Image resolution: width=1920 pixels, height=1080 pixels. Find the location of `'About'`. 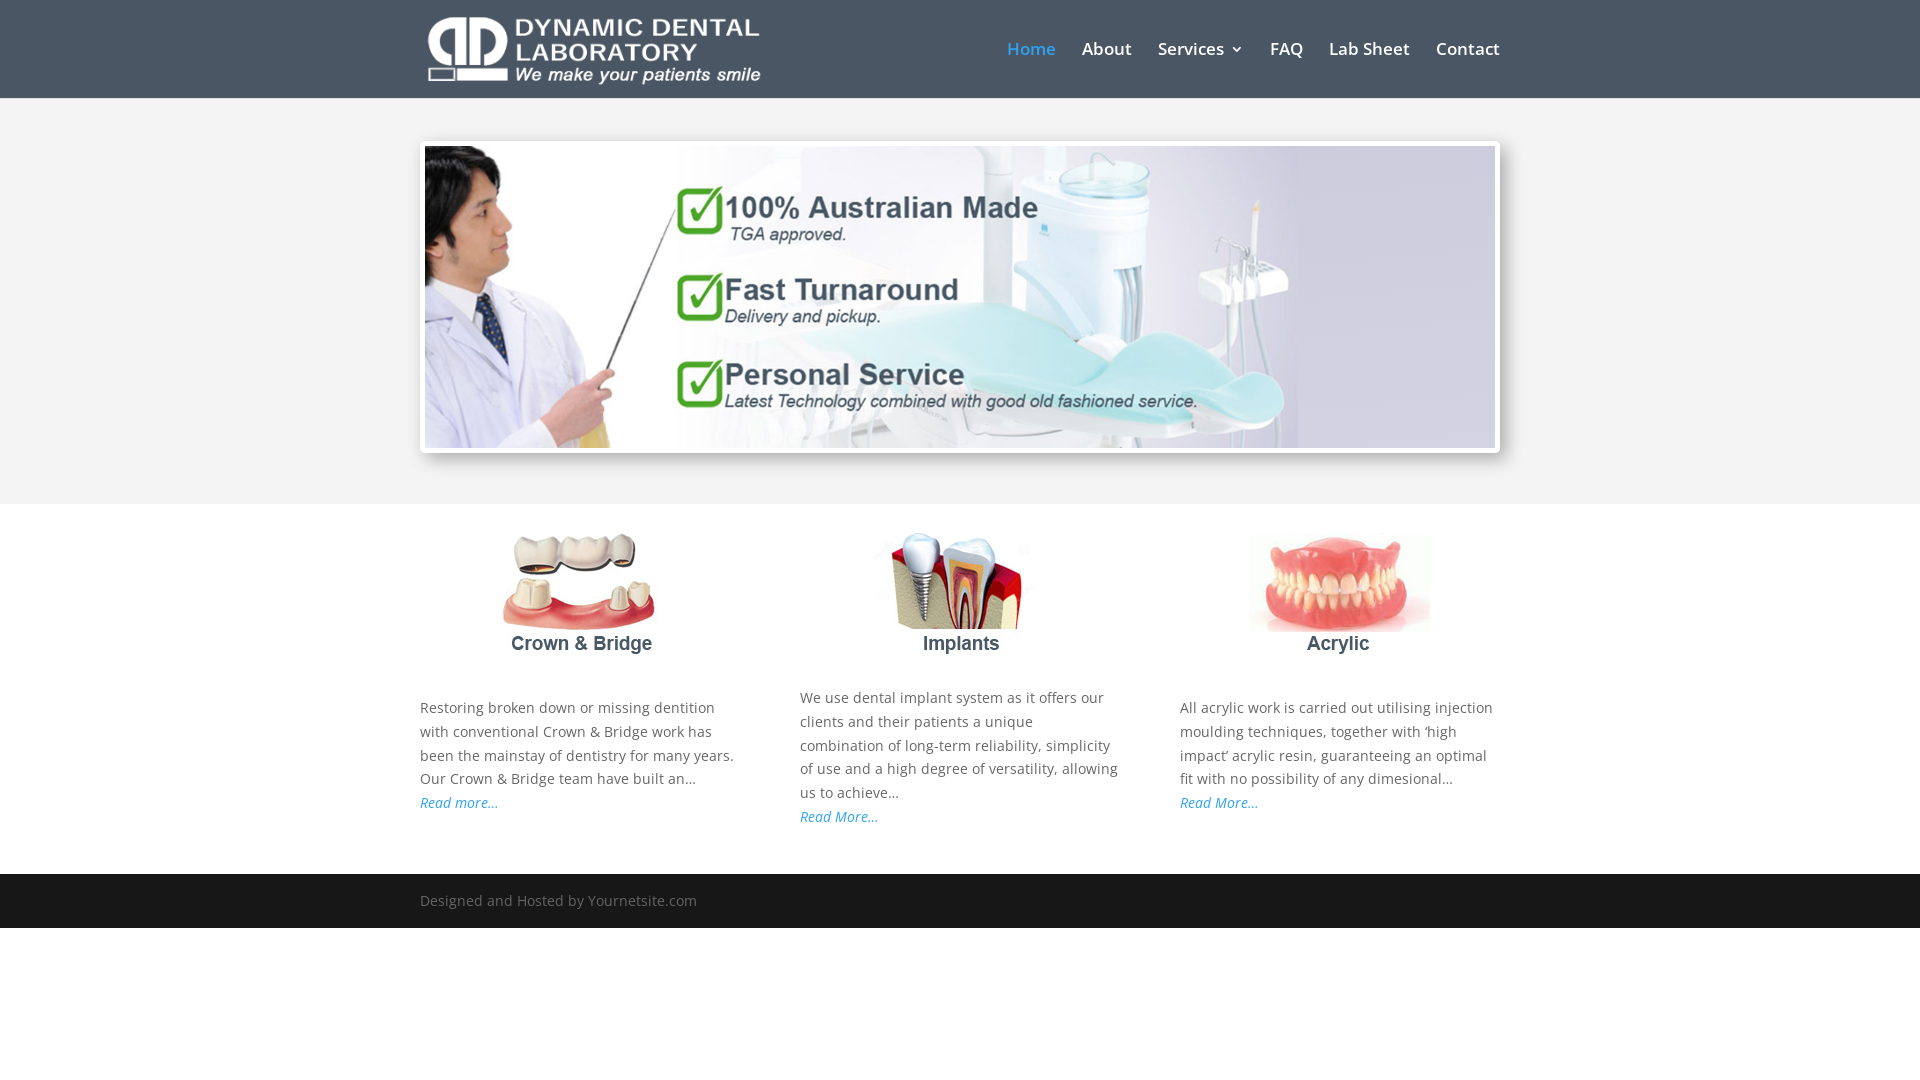

'About' is located at coordinates (1106, 68).